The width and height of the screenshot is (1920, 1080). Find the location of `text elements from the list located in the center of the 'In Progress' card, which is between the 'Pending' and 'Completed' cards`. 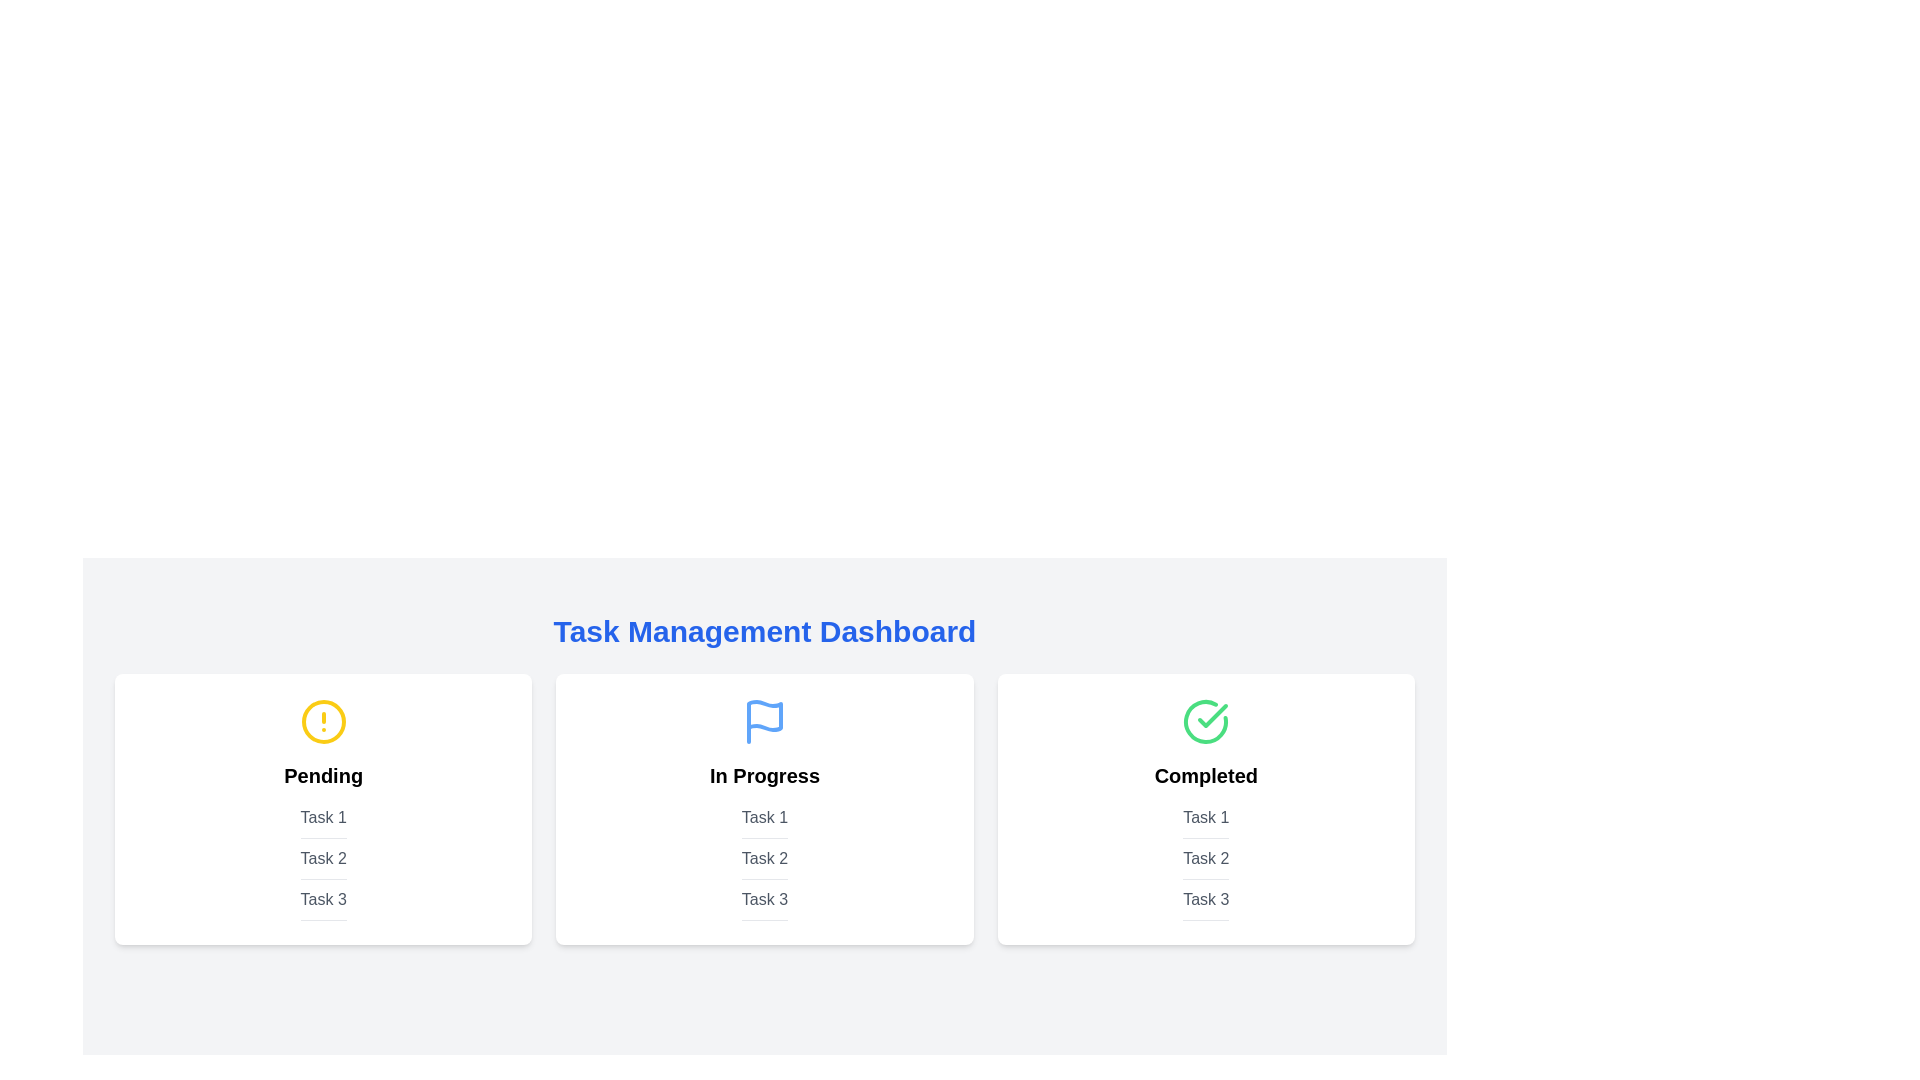

text elements from the list located in the center of the 'In Progress' card, which is between the 'Pending' and 'Completed' cards is located at coordinates (763, 862).